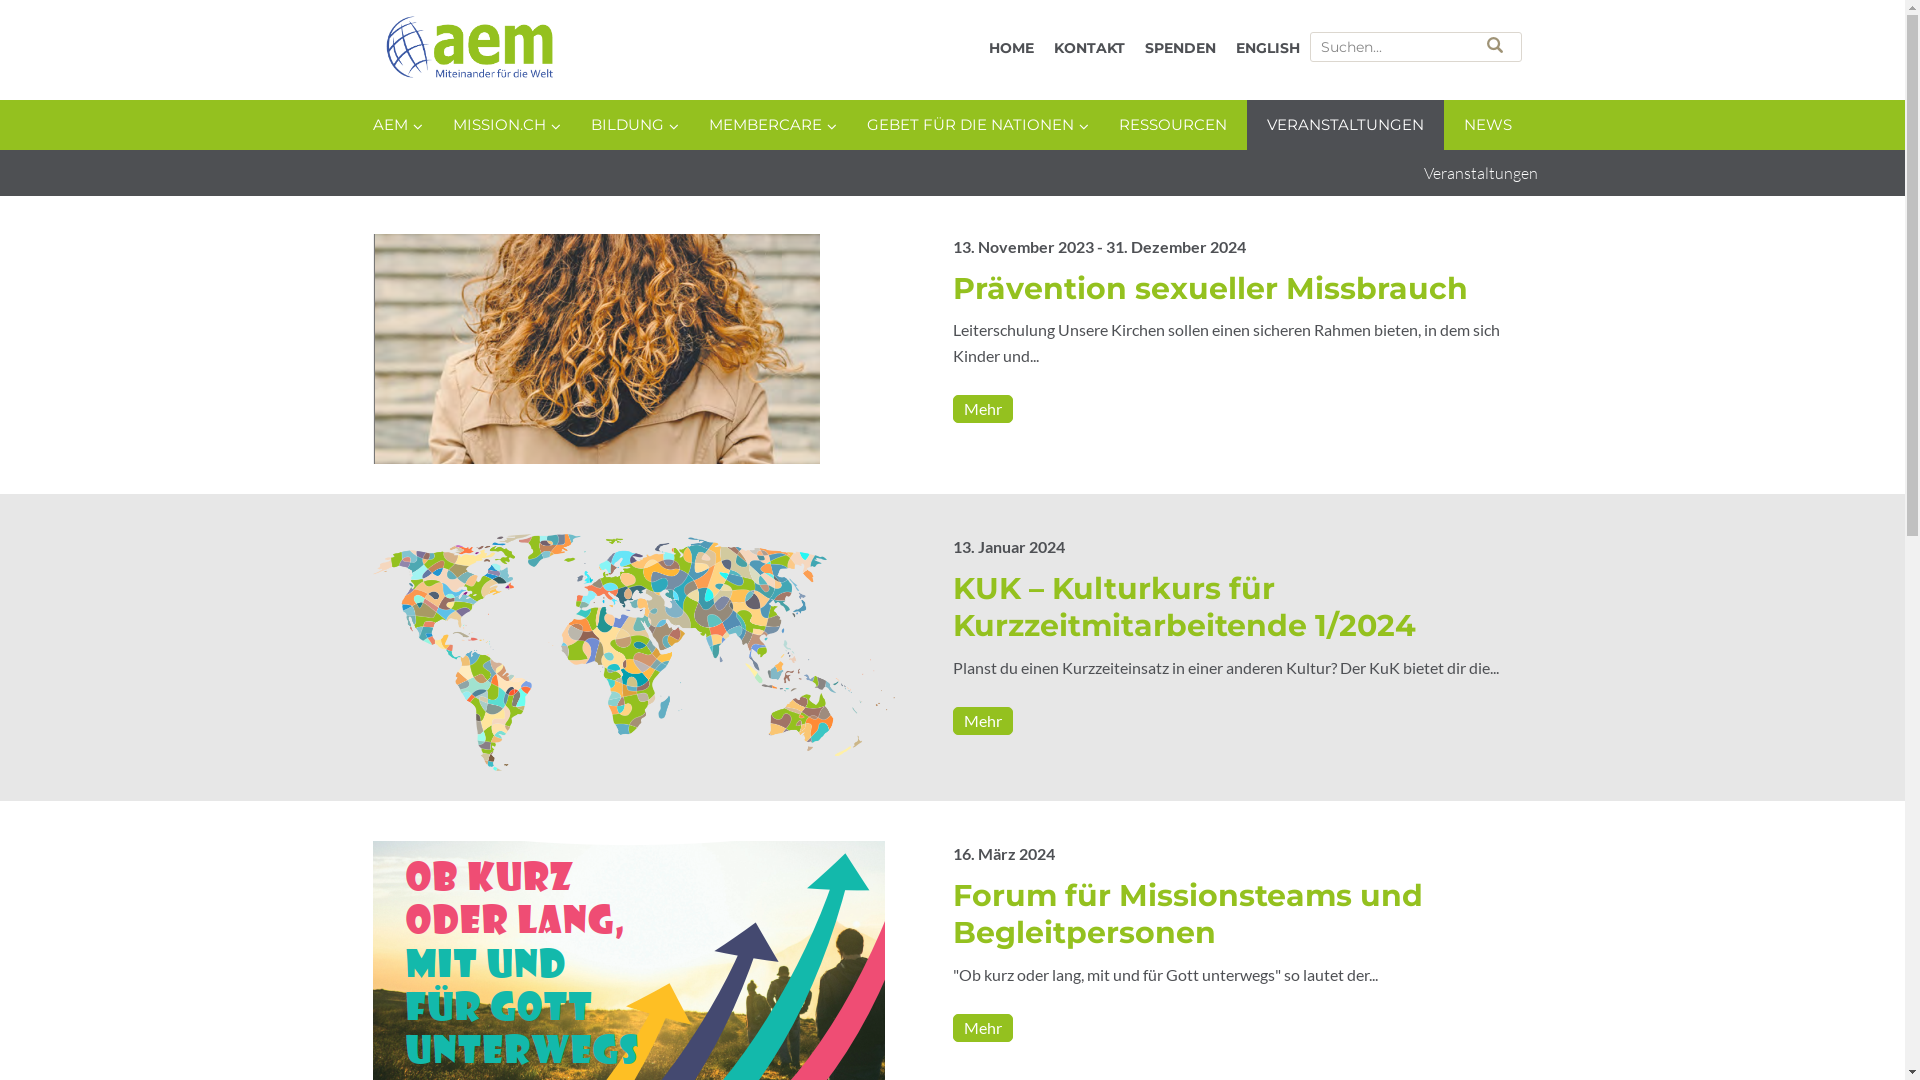 The height and width of the screenshot is (1080, 1920). Describe the element at coordinates (1266, 46) in the screenshot. I see `'ENGLISH'` at that location.